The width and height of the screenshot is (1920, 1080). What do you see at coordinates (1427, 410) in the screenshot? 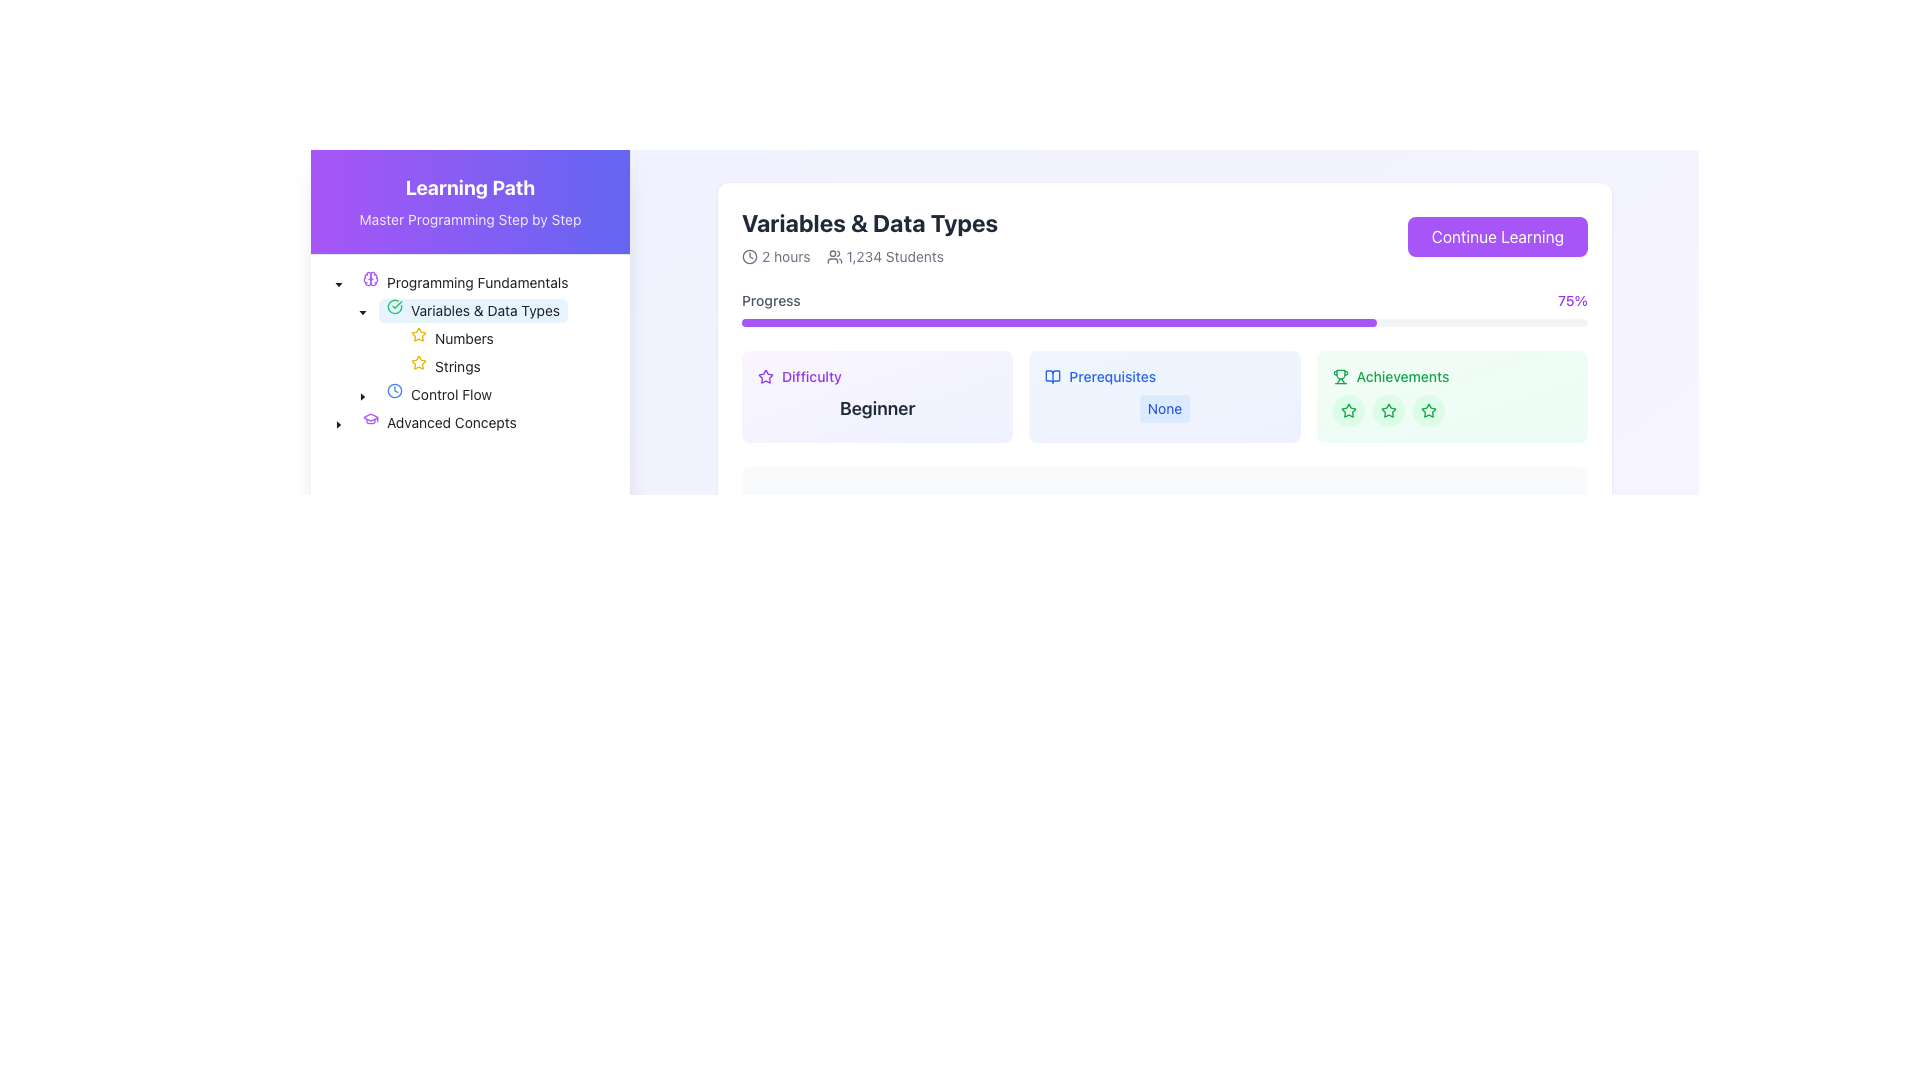
I see `the third circular green icon with a star inside it, located in the 'Achievements' section on the right side of the interface` at bounding box center [1427, 410].